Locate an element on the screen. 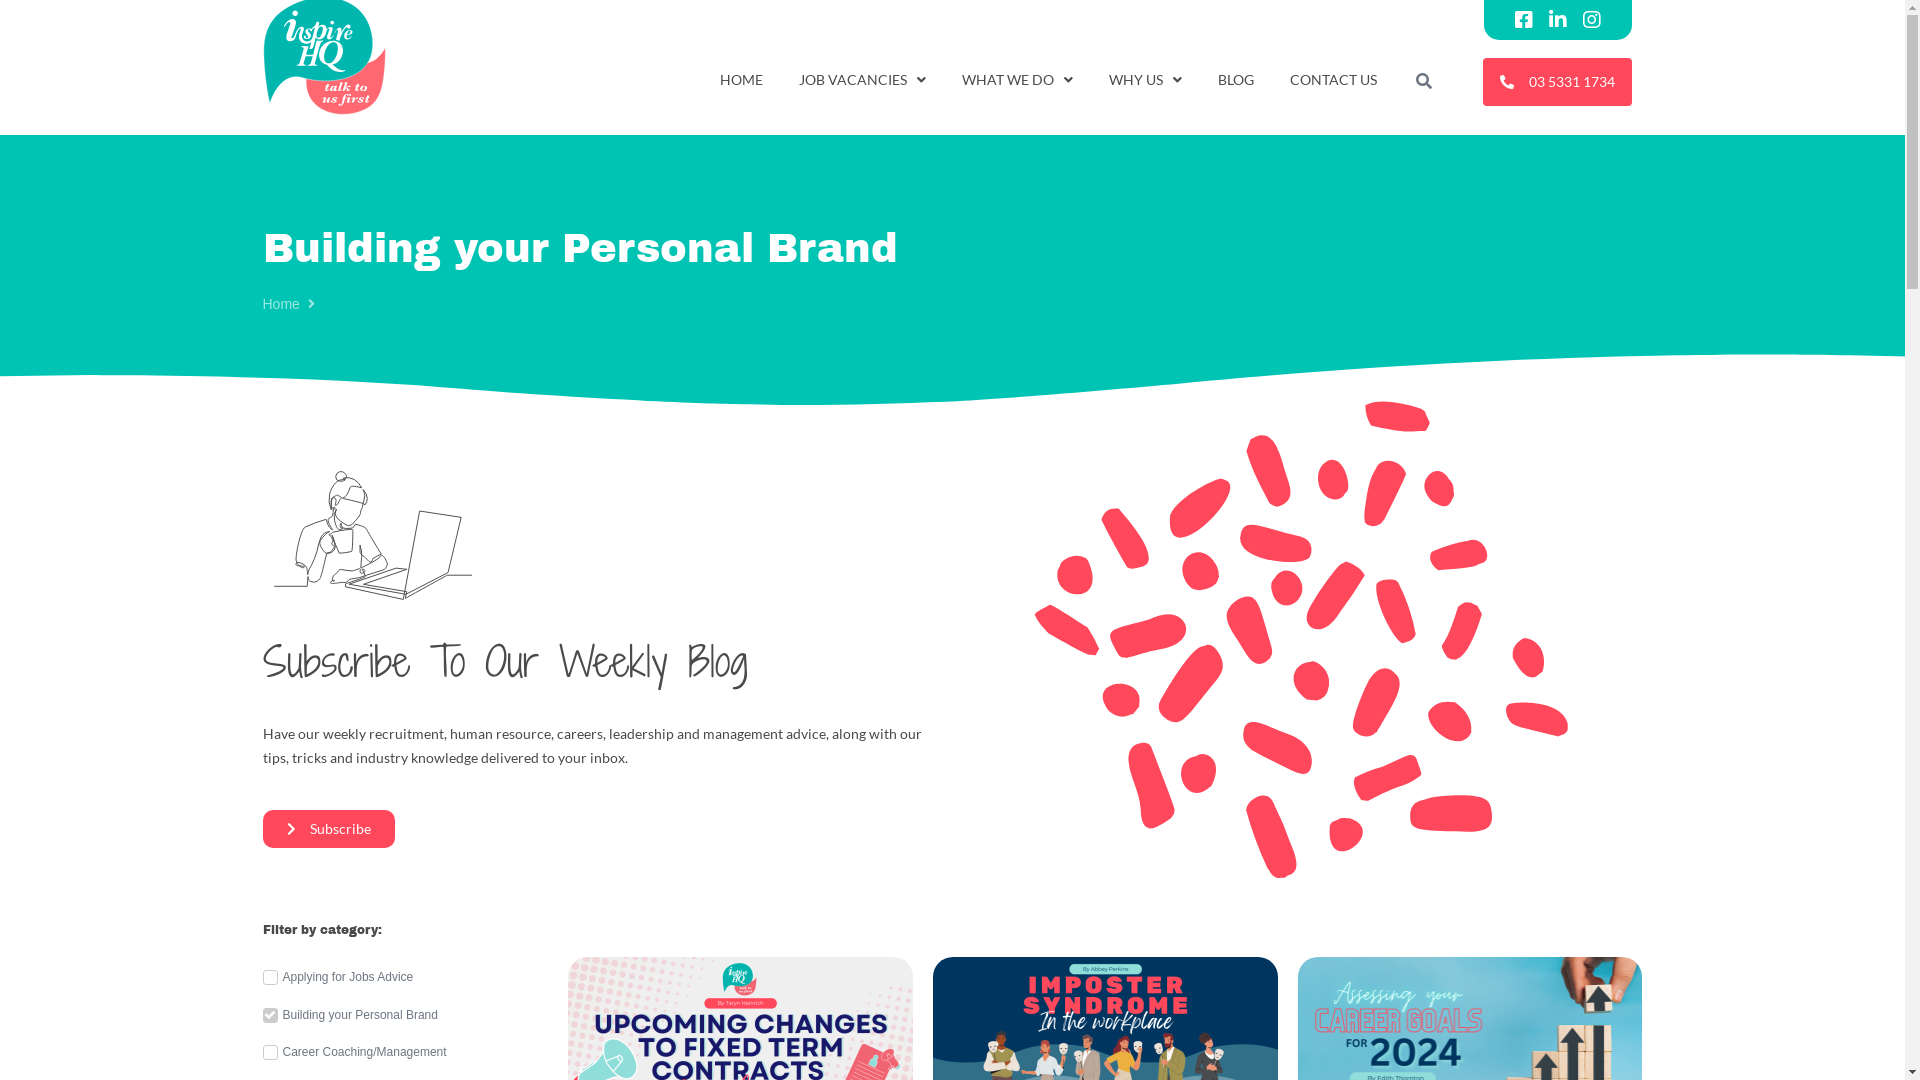 The image size is (1920, 1080). 'Subscribe' is located at coordinates (261, 829).